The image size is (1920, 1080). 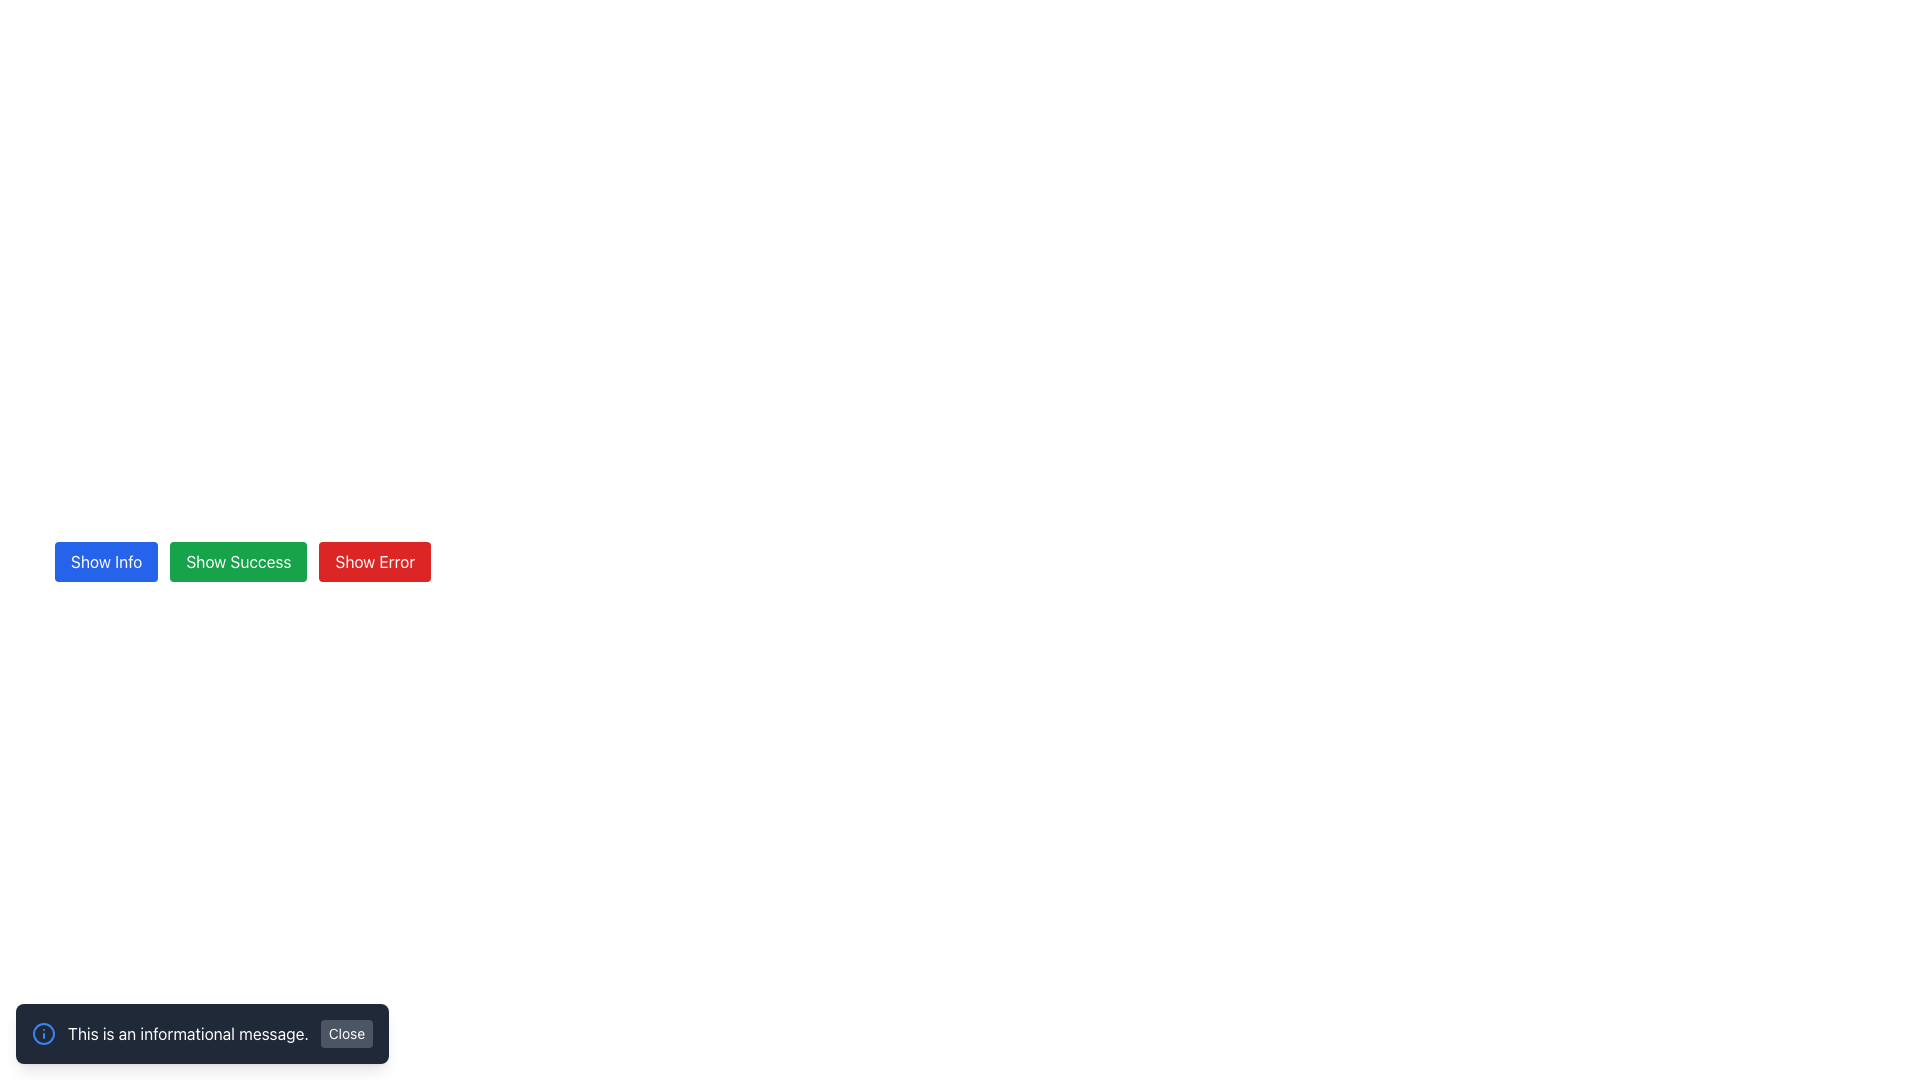 I want to click on the green button labeled 'Show Success', so click(x=238, y=562).